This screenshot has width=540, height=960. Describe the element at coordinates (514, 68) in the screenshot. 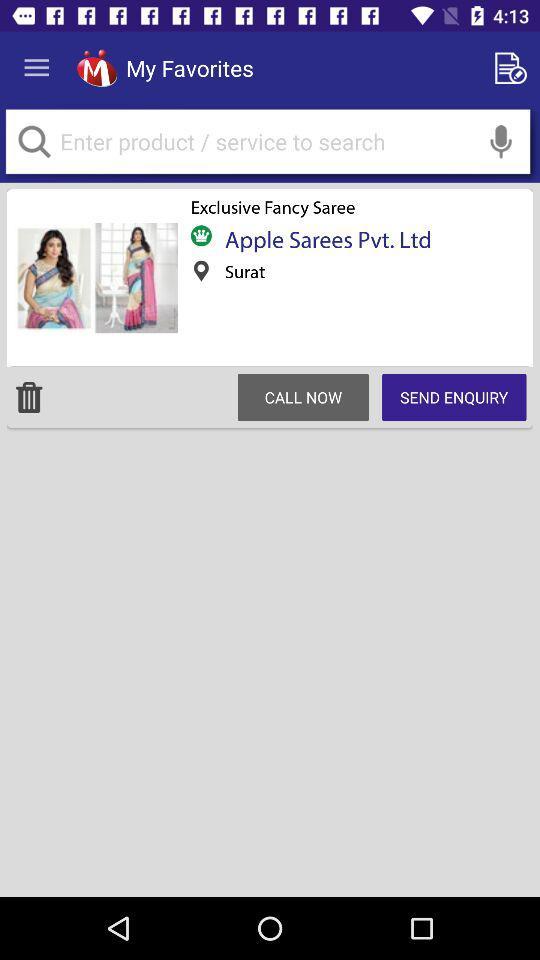

I see `new document` at that location.